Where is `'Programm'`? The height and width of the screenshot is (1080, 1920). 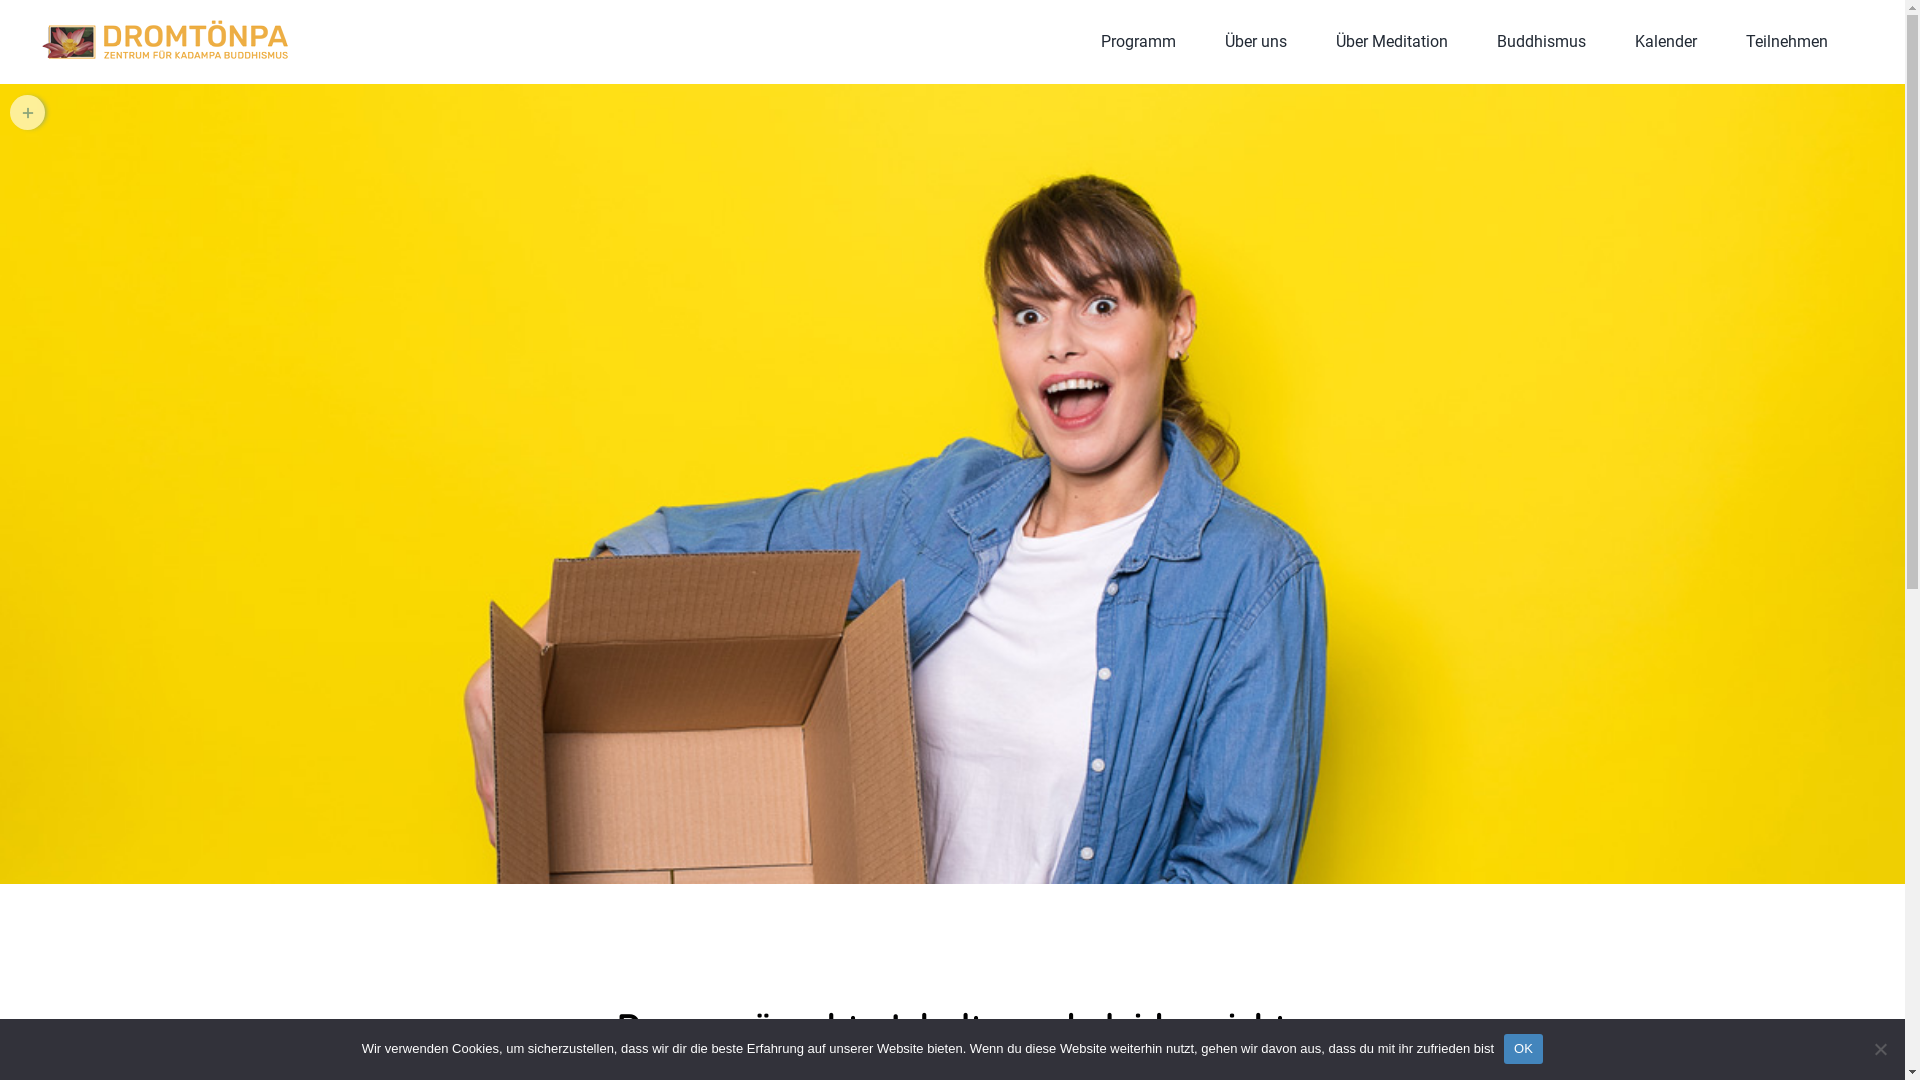 'Programm' is located at coordinates (1138, 42).